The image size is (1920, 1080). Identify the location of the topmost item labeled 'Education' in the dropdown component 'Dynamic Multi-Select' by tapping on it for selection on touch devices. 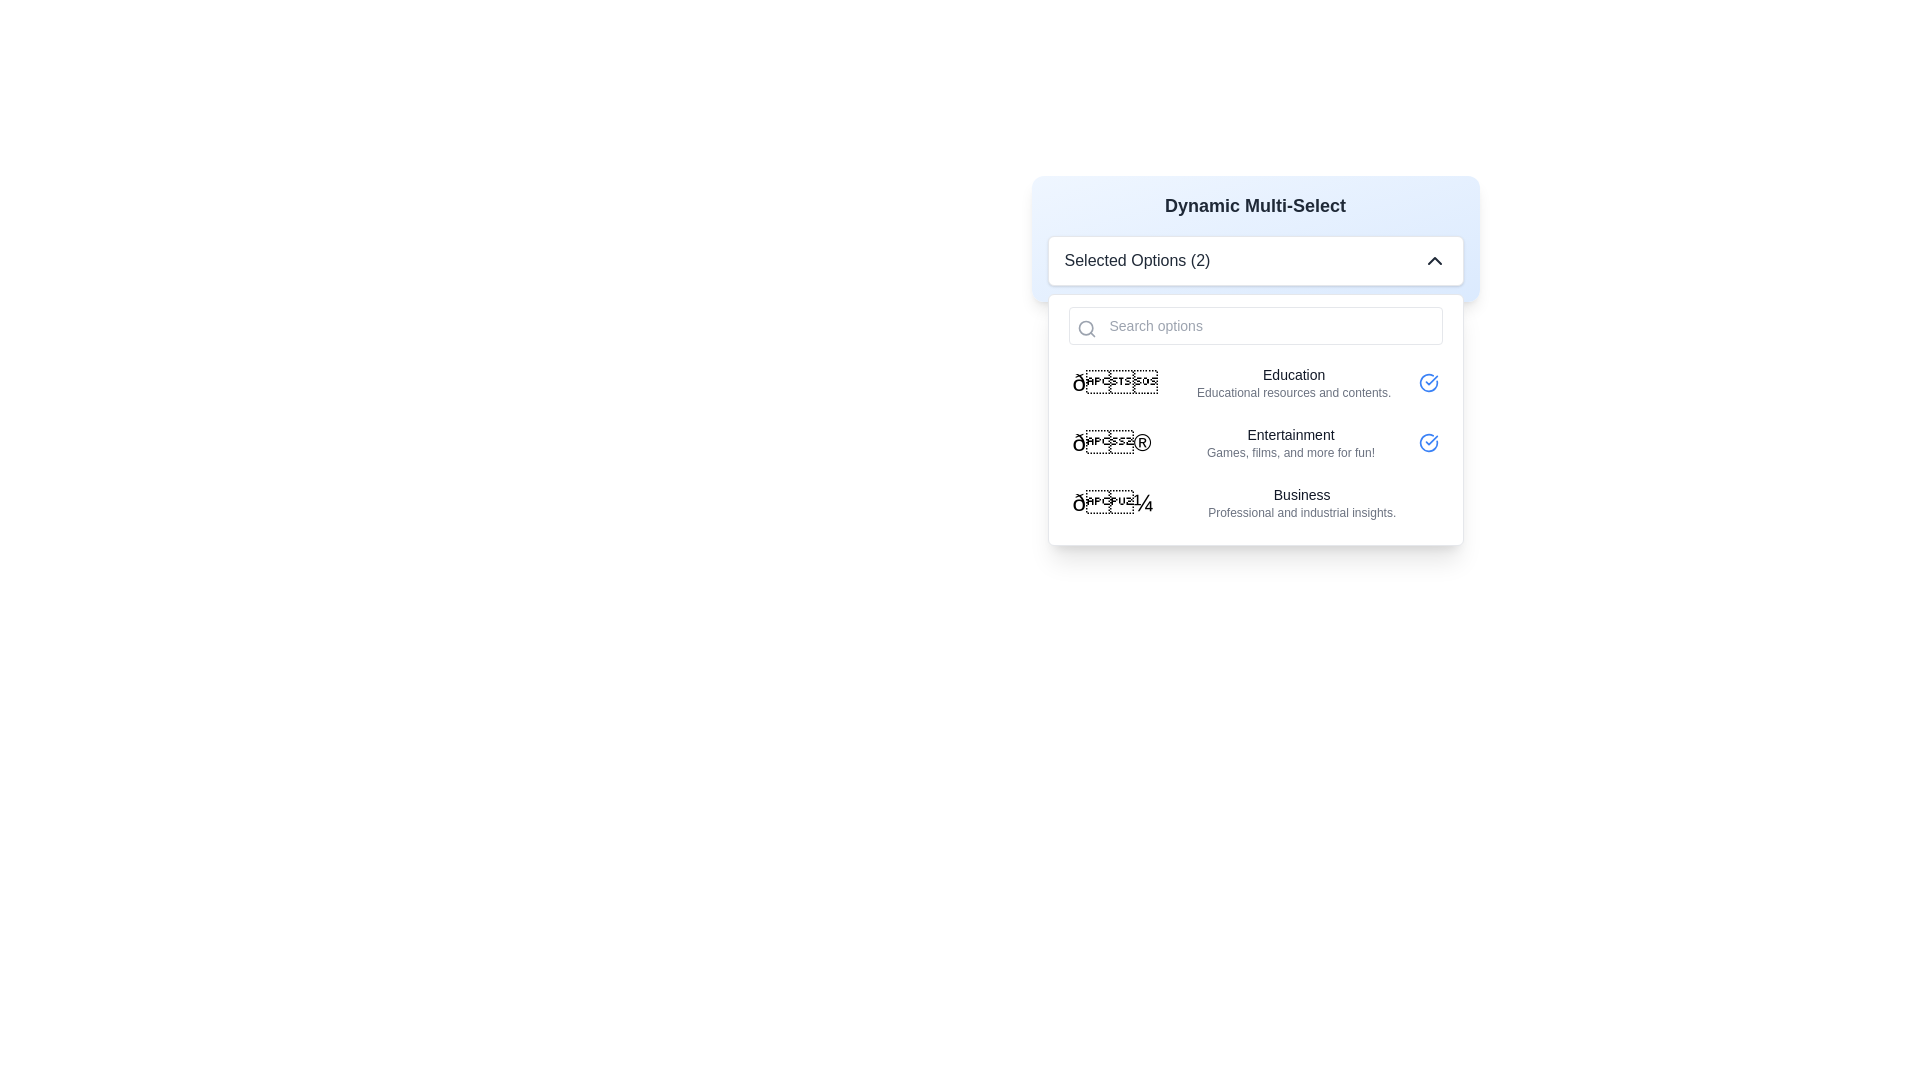
(1254, 382).